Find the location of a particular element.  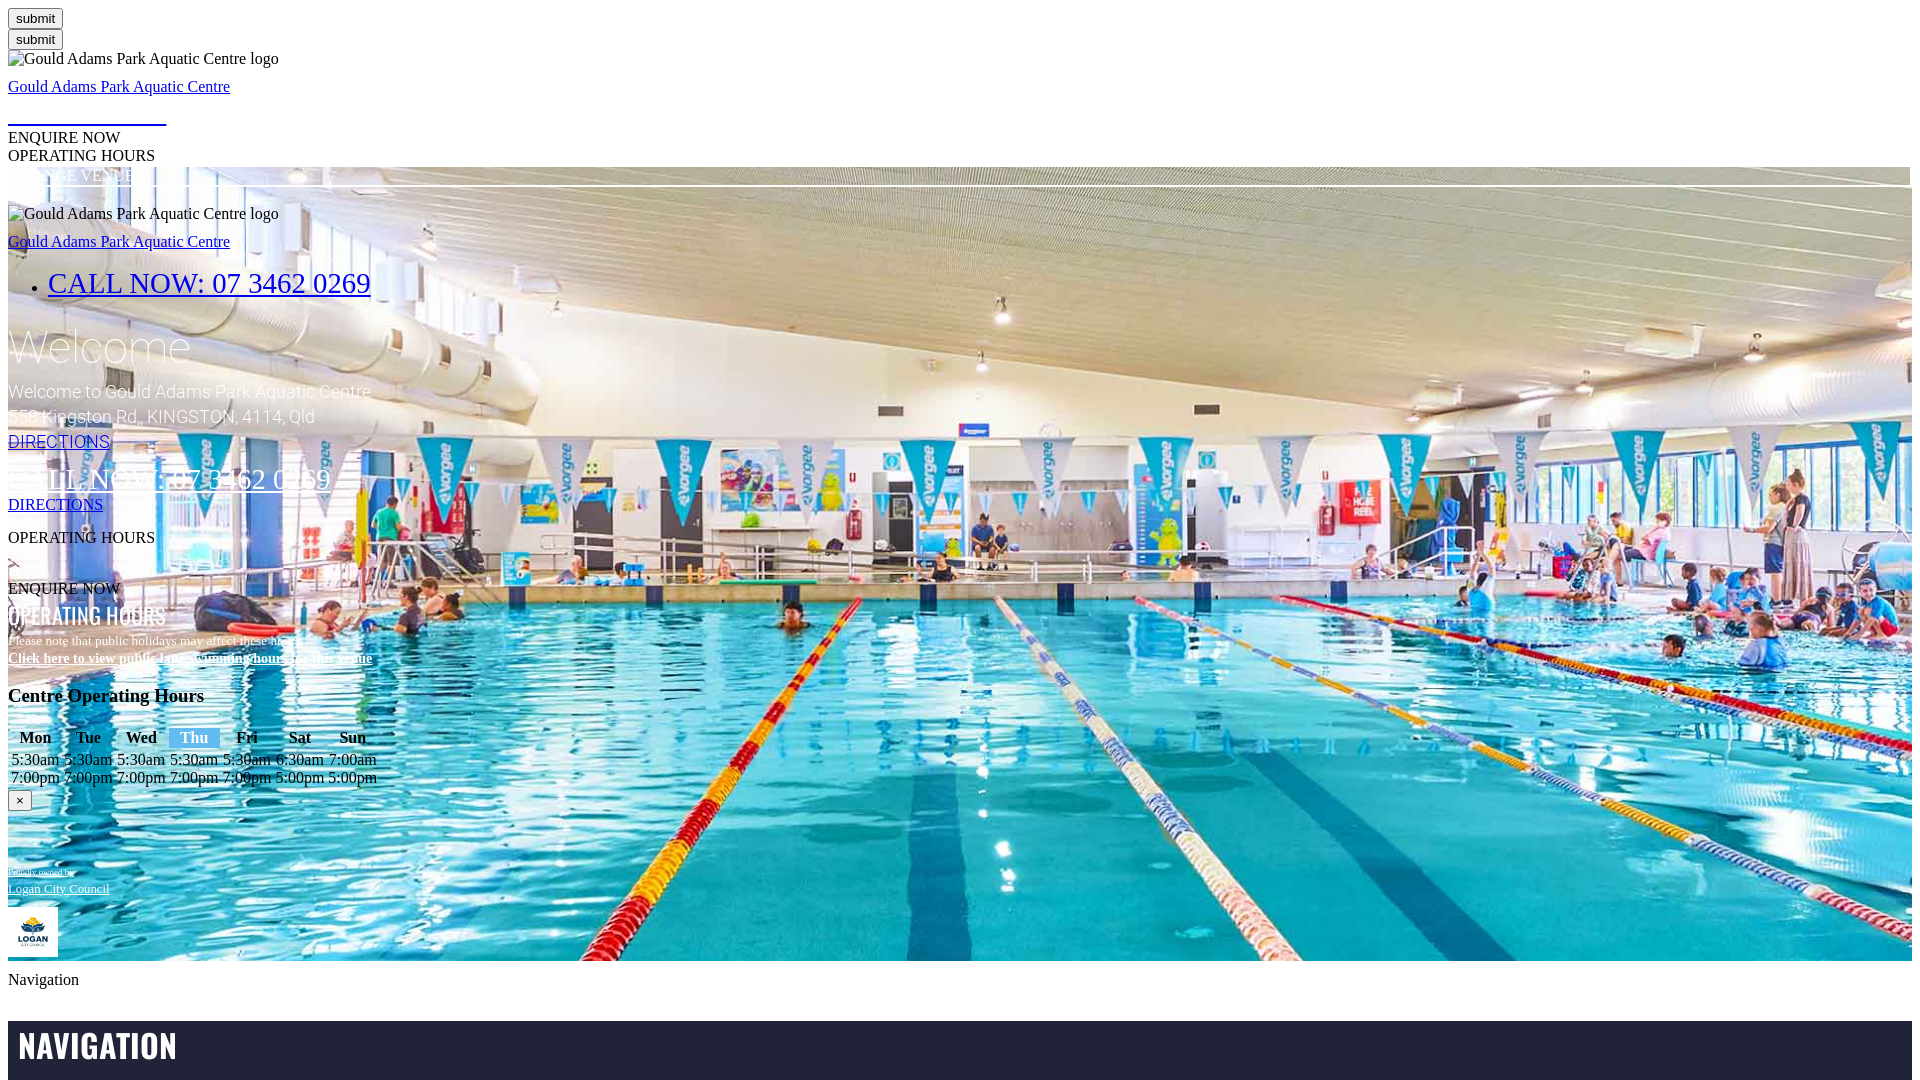

'CALL NOW: 07 3462 0269' is located at coordinates (169, 478).